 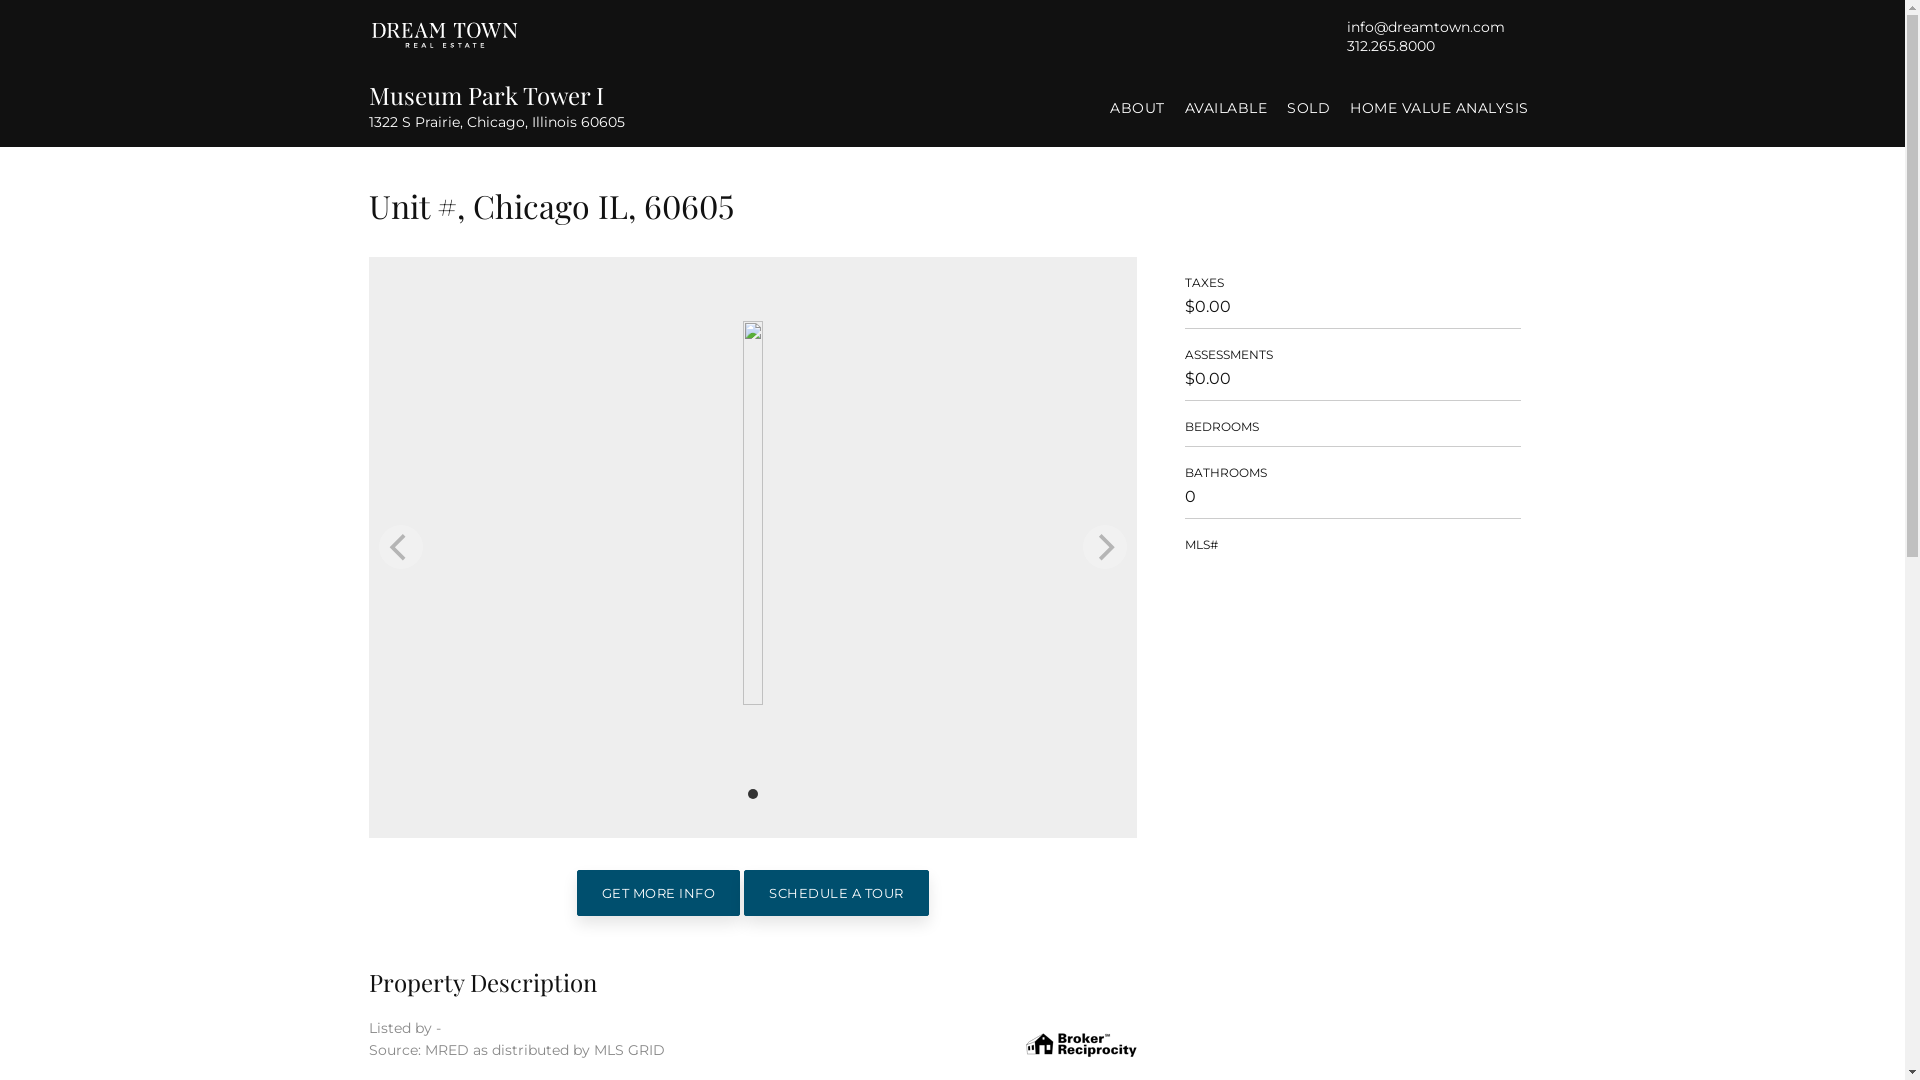 What do you see at coordinates (1224, 108) in the screenshot?
I see `'AVAILABLE'` at bounding box center [1224, 108].